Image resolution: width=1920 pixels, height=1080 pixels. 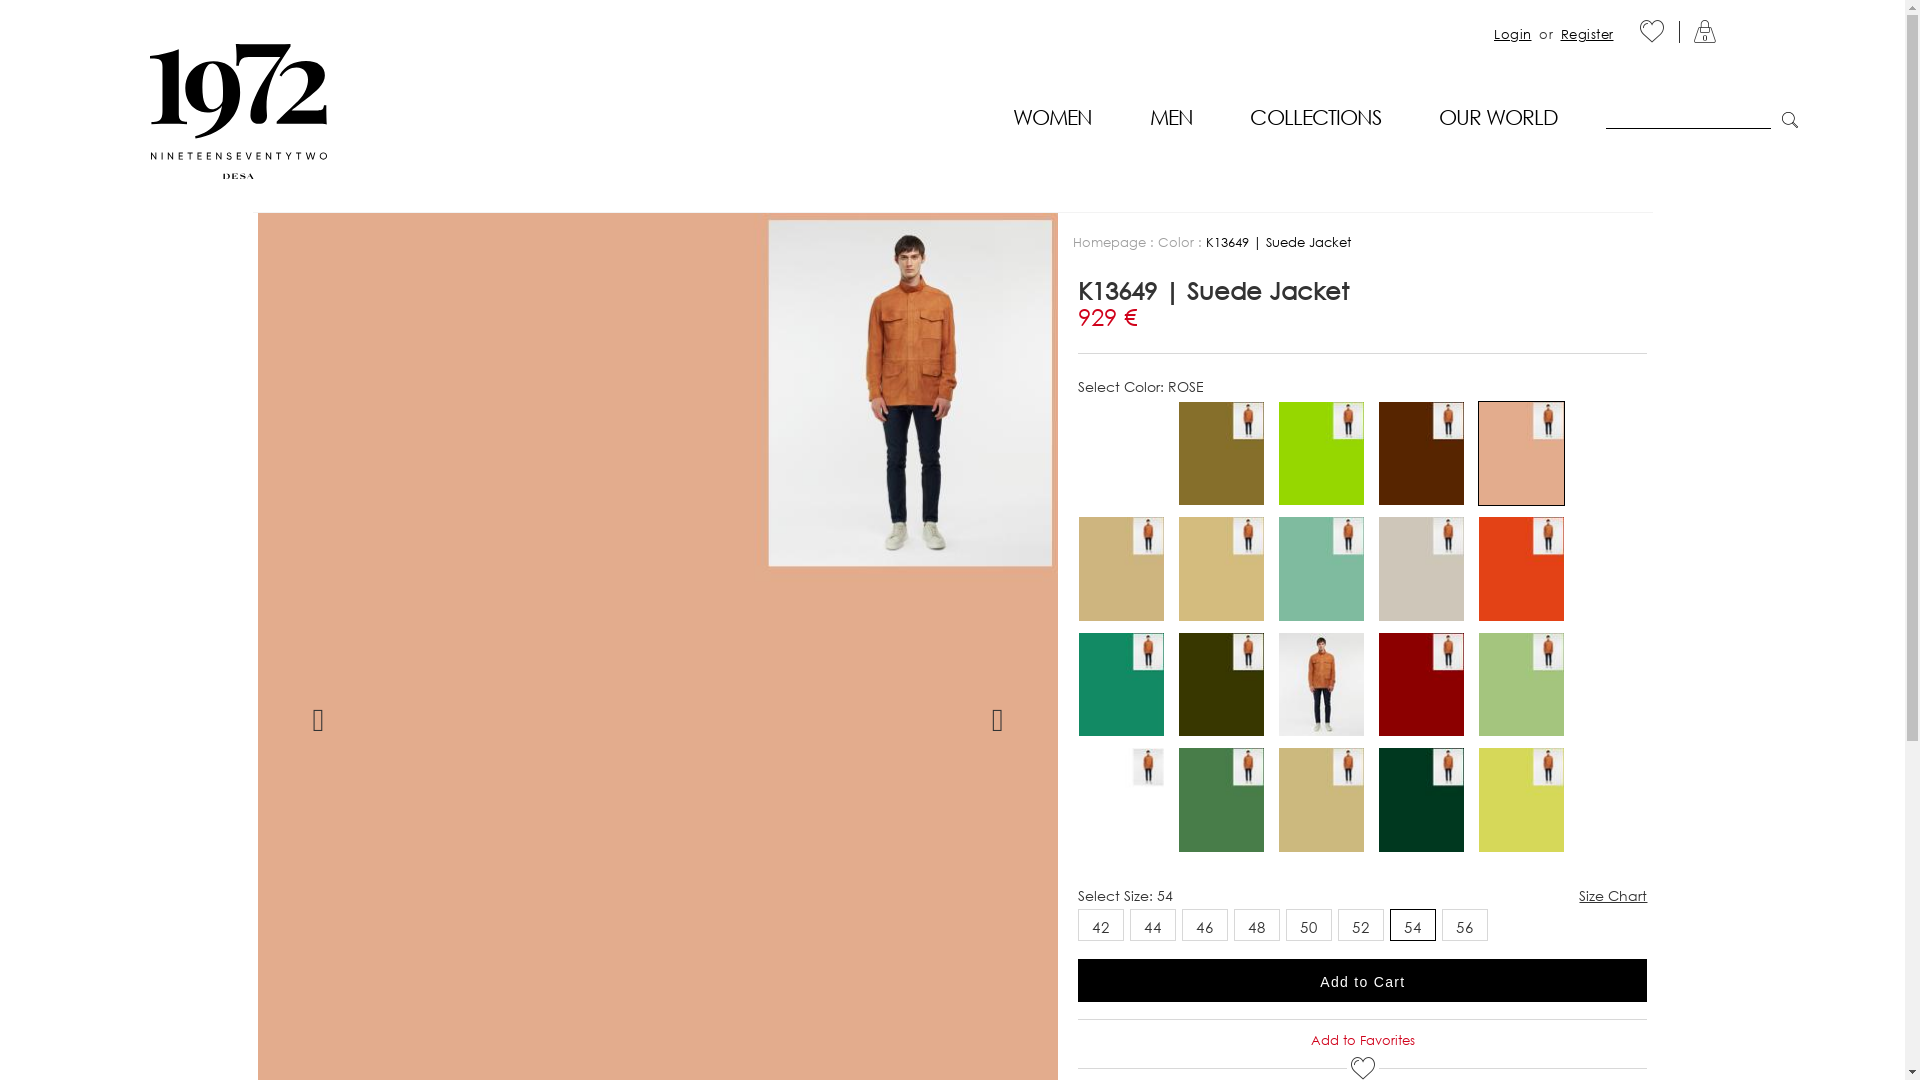 I want to click on 'WOMEN', so click(x=1051, y=119).